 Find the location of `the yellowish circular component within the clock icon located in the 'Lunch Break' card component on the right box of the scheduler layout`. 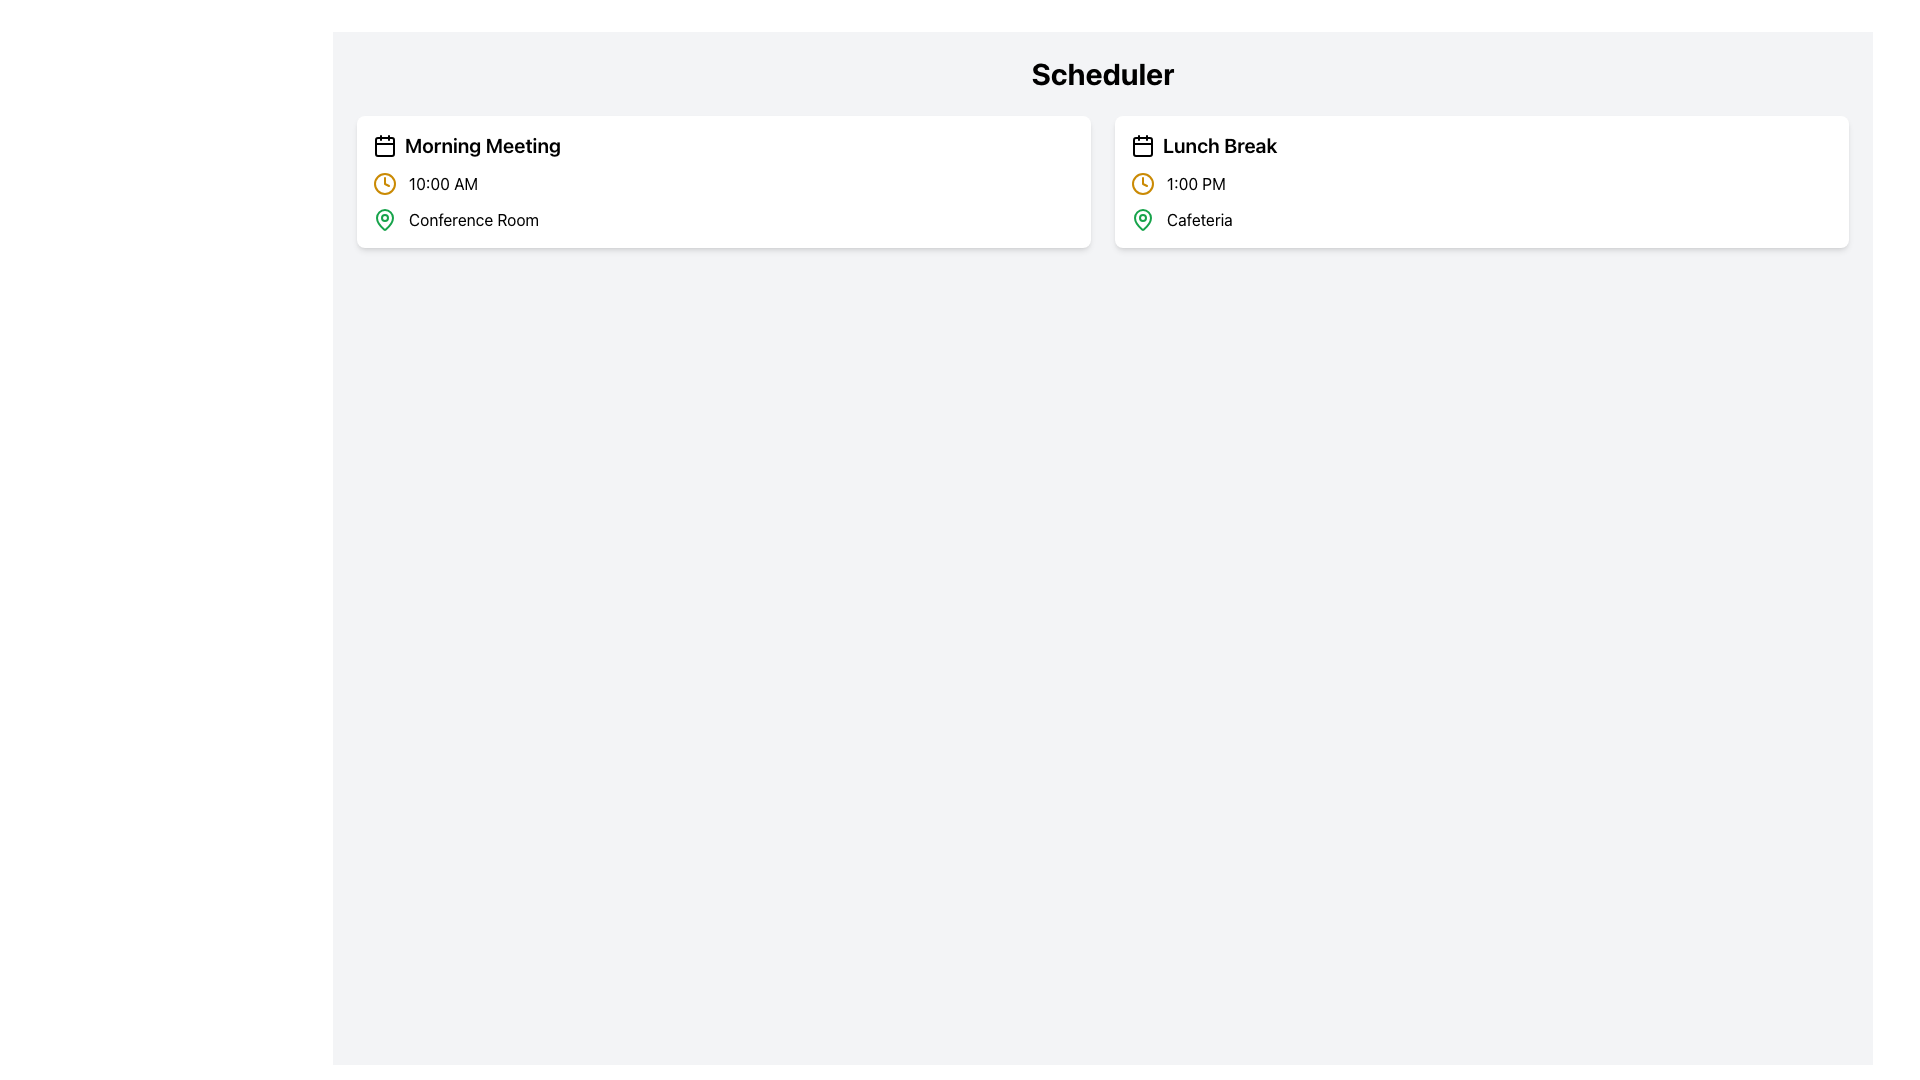

the yellowish circular component within the clock icon located in the 'Lunch Break' card component on the right box of the scheduler layout is located at coordinates (1142, 184).